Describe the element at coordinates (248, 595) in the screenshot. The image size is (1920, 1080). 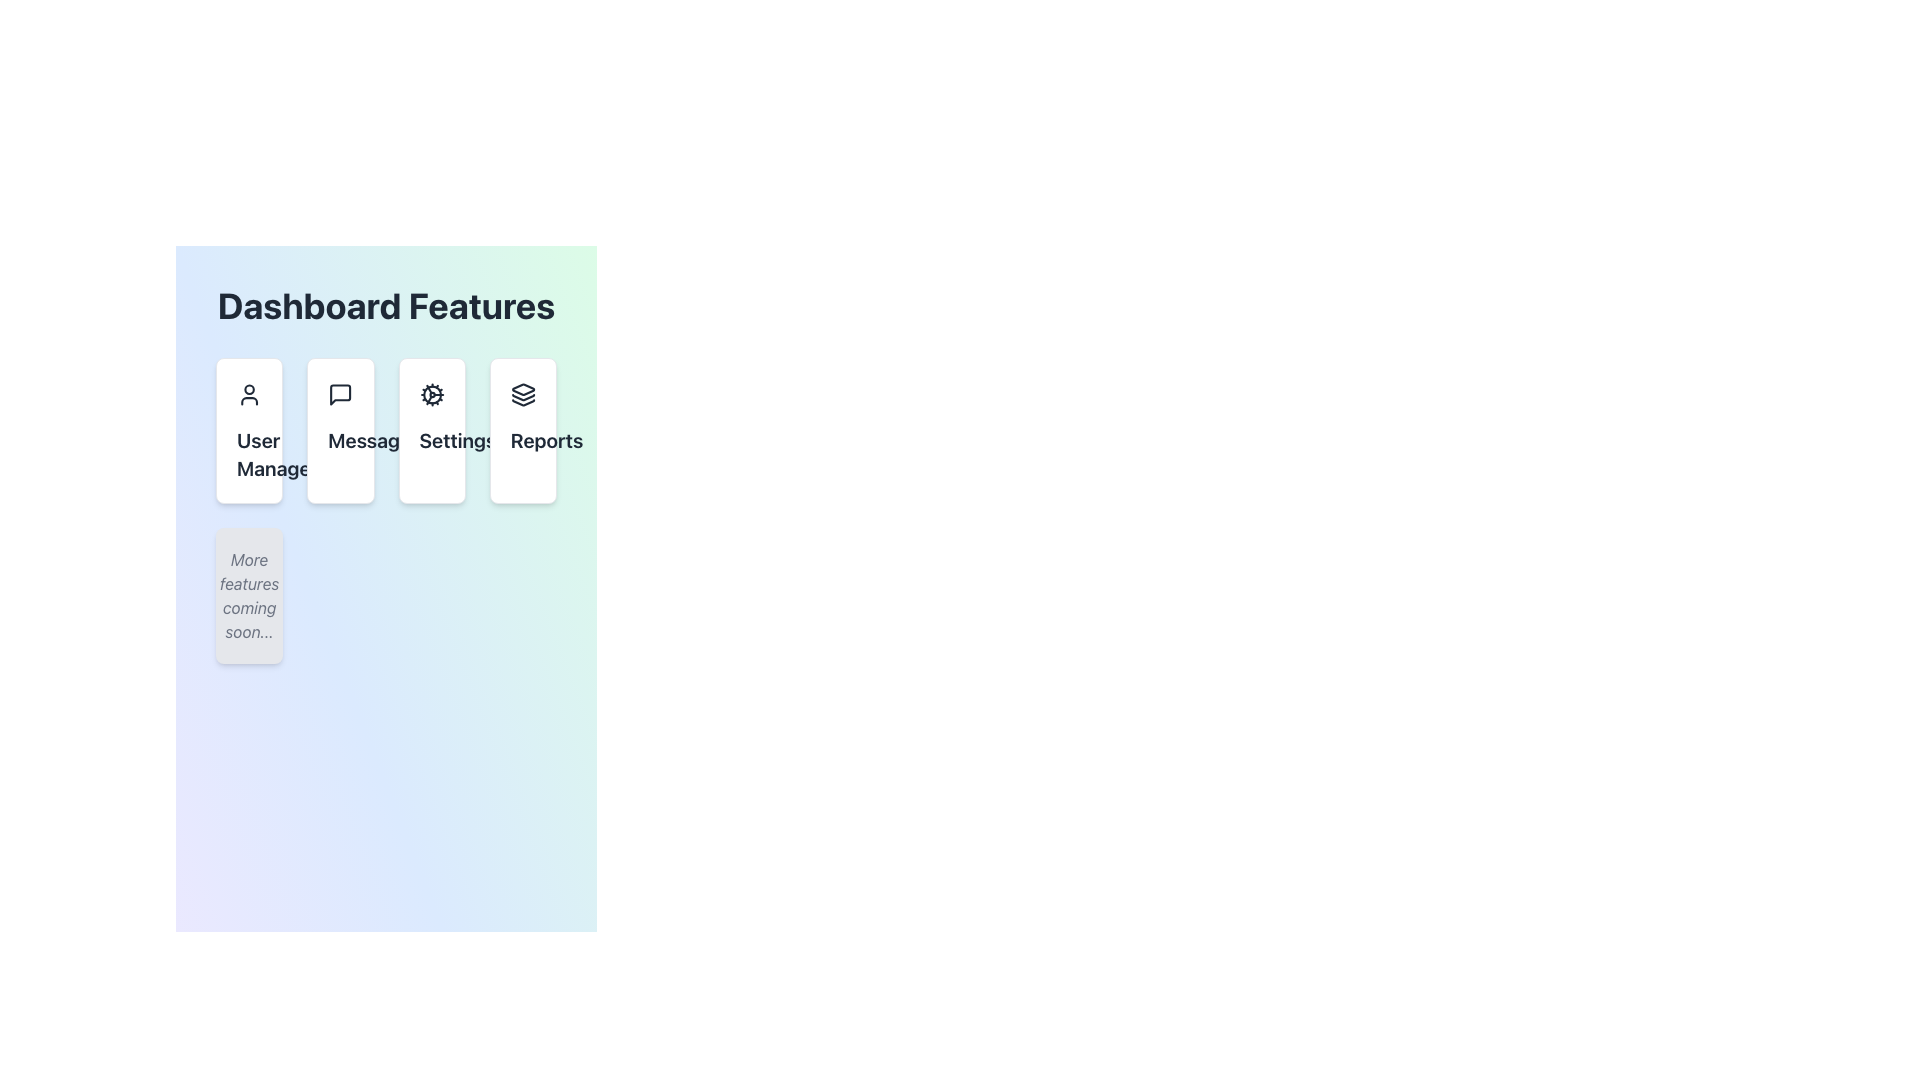
I see `the static text element displaying 'More features coming soon...' which is styled in italic gray font and is located beneath the buttons for 'User Management,' 'Messages,' 'Settings,' and 'Reports'` at that location.